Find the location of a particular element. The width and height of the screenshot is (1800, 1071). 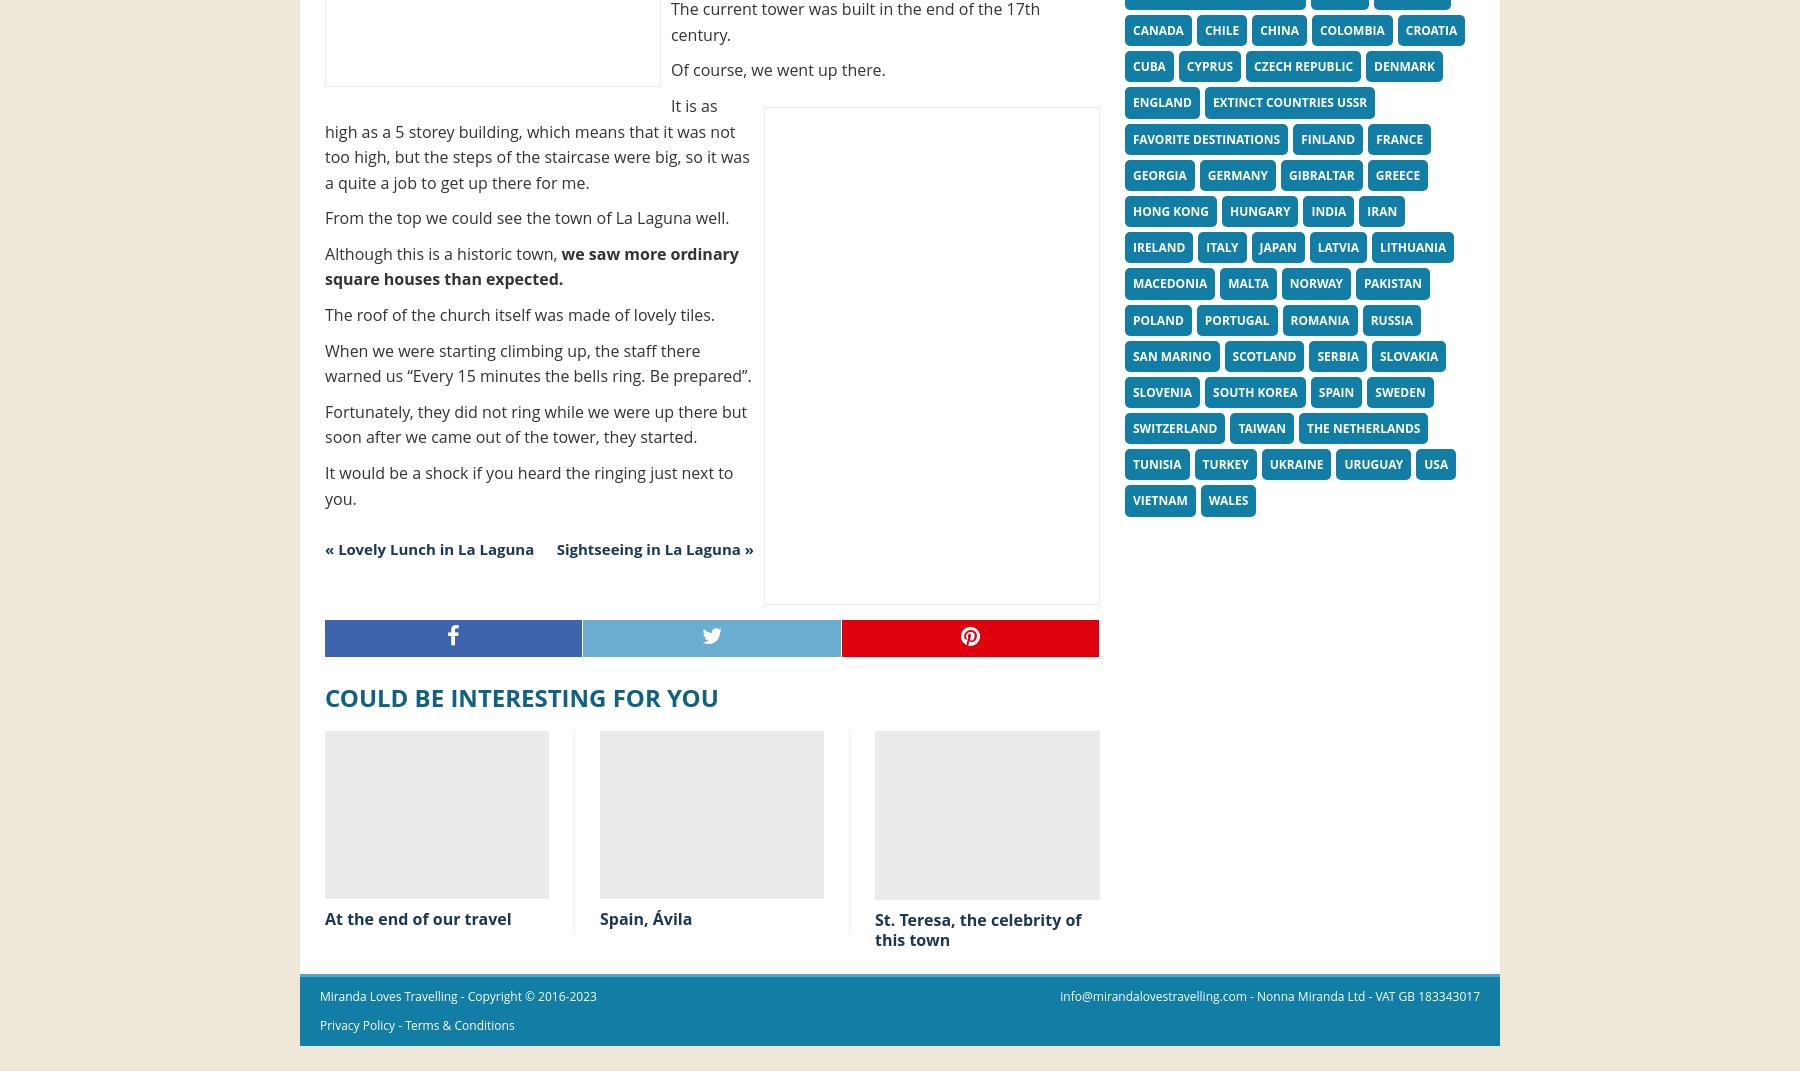

'From the top we could see the town of La Laguna well.' is located at coordinates (526, 216).